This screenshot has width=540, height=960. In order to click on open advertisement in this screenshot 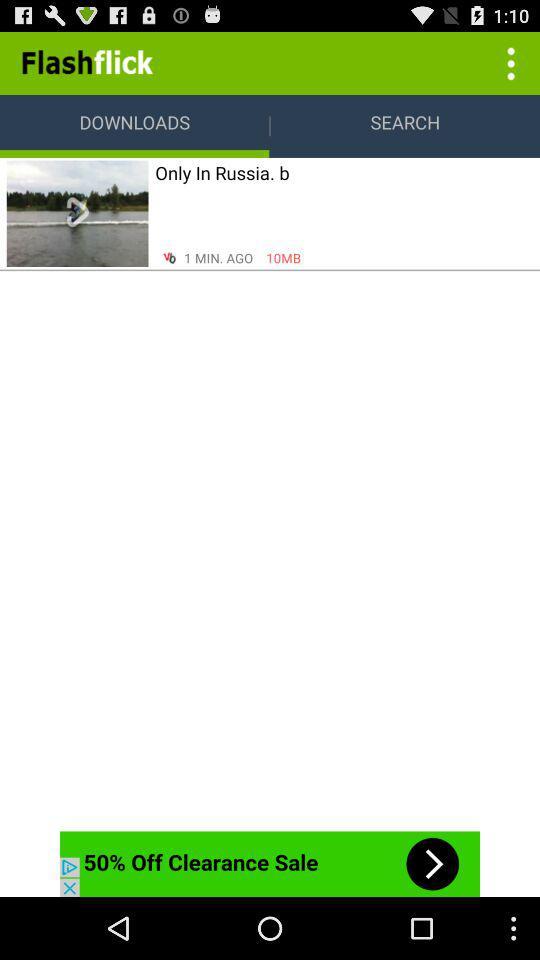, I will do `click(270, 863)`.